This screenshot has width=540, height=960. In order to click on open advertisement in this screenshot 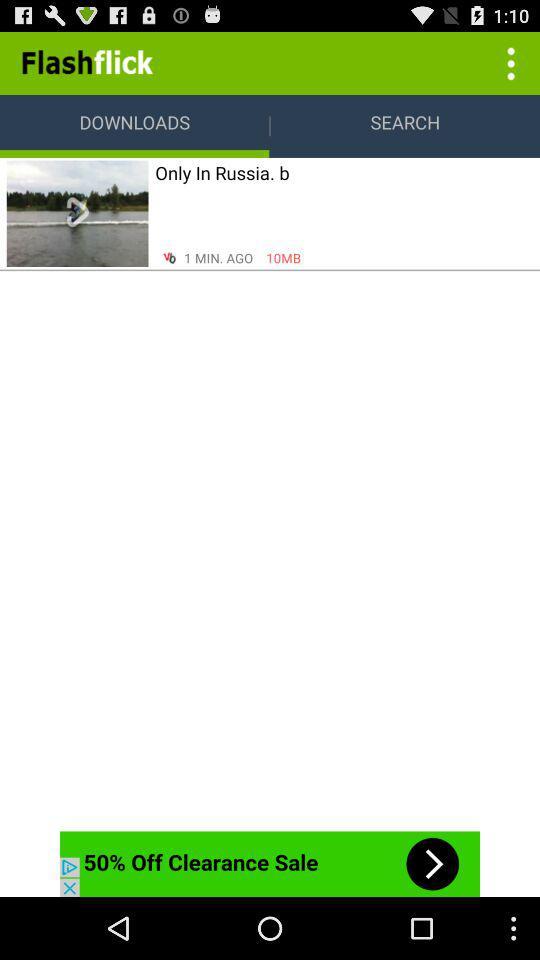, I will do `click(270, 863)`.